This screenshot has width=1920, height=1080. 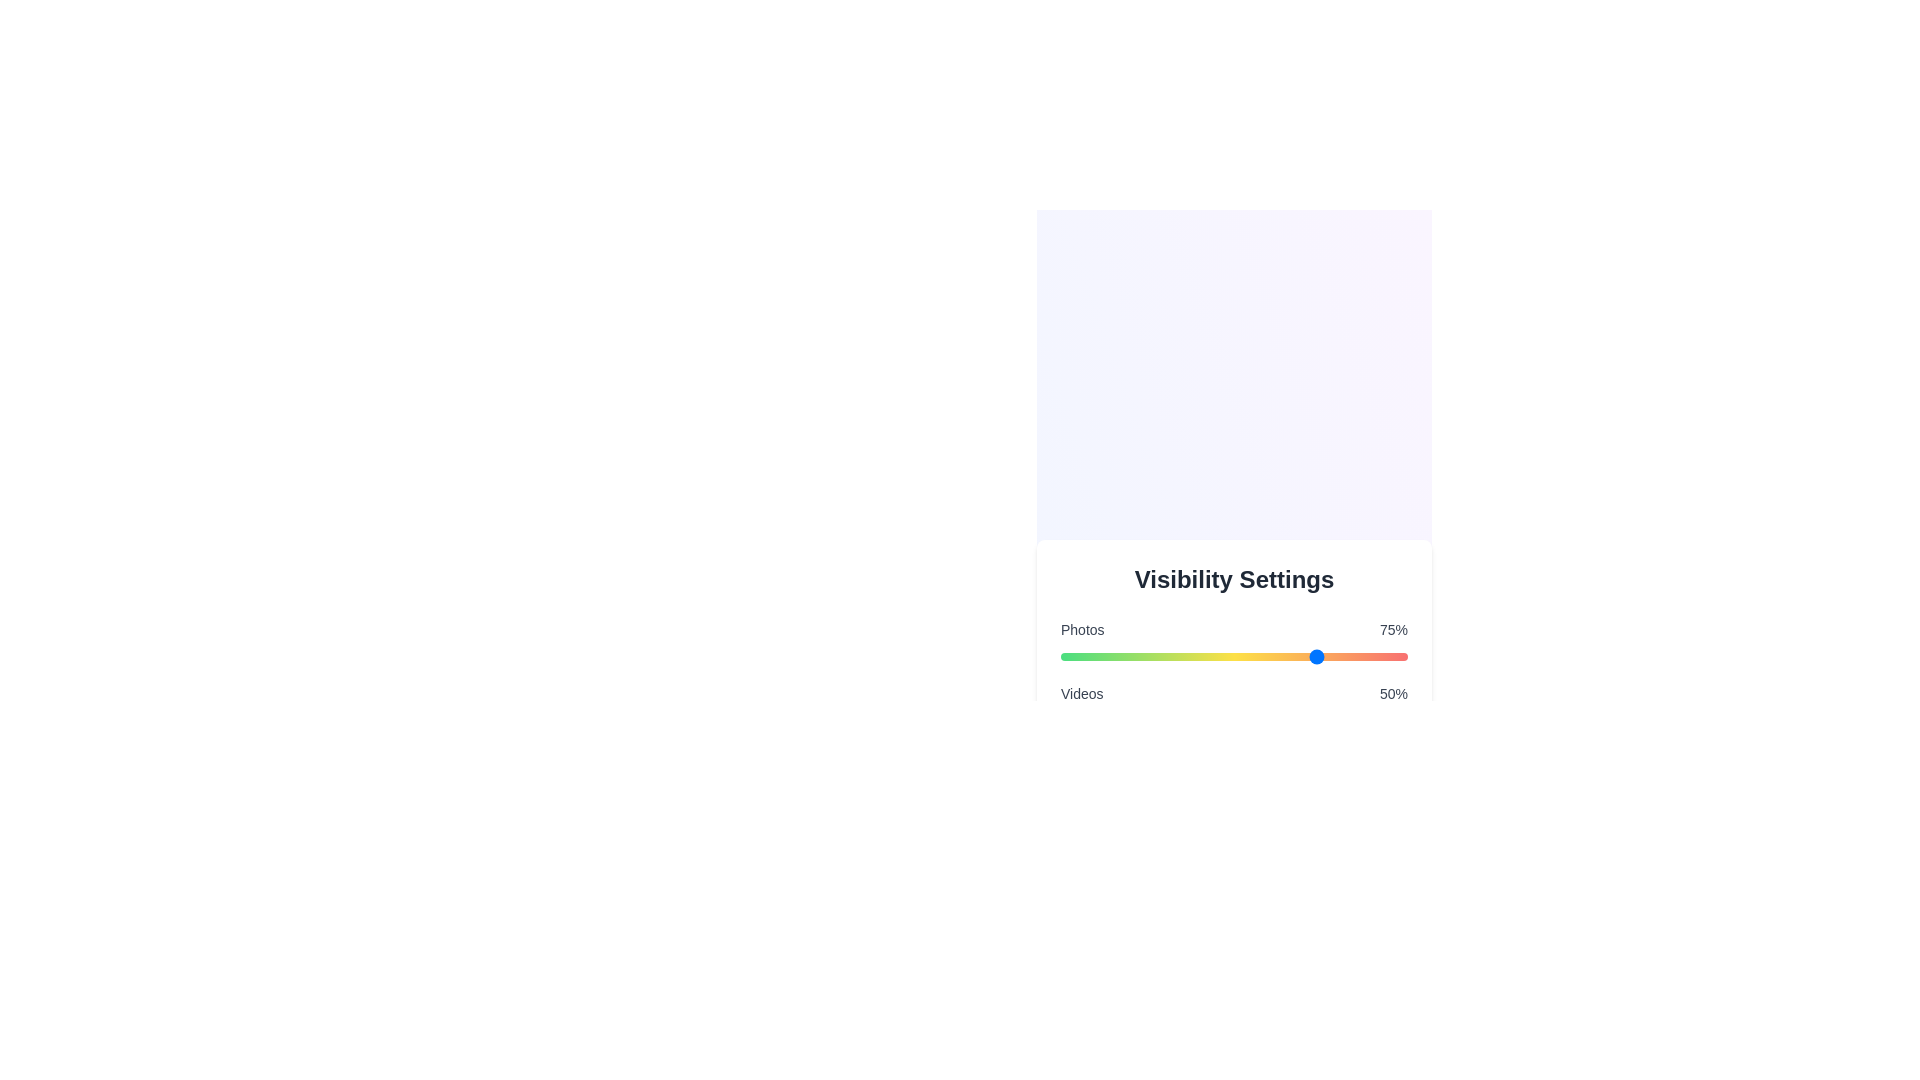 What do you see at coordinates (1098, 656) in the screenshot?
I see `the visibility percentage for a category by setting the slider to 11` at bounding box center [1098, 656].